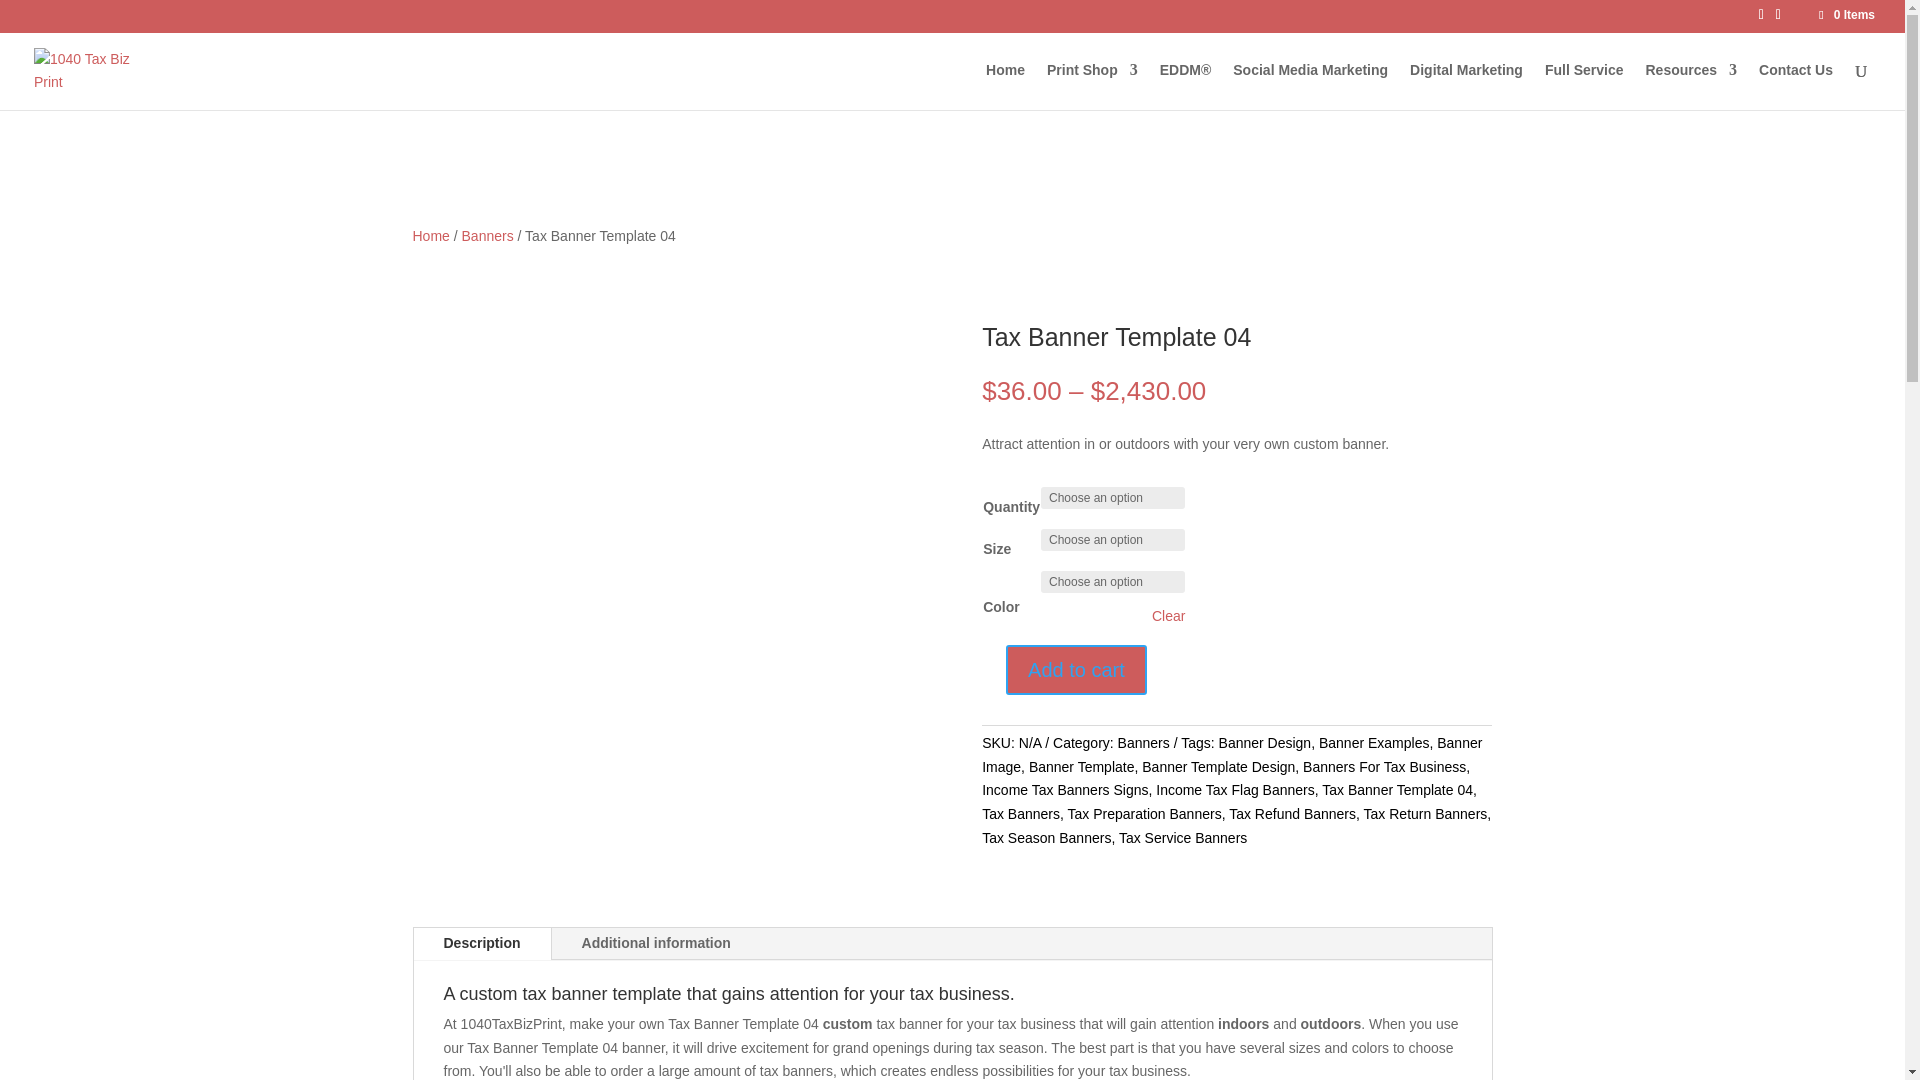  I want to click on 'Banner Image', so click(1231, 755).